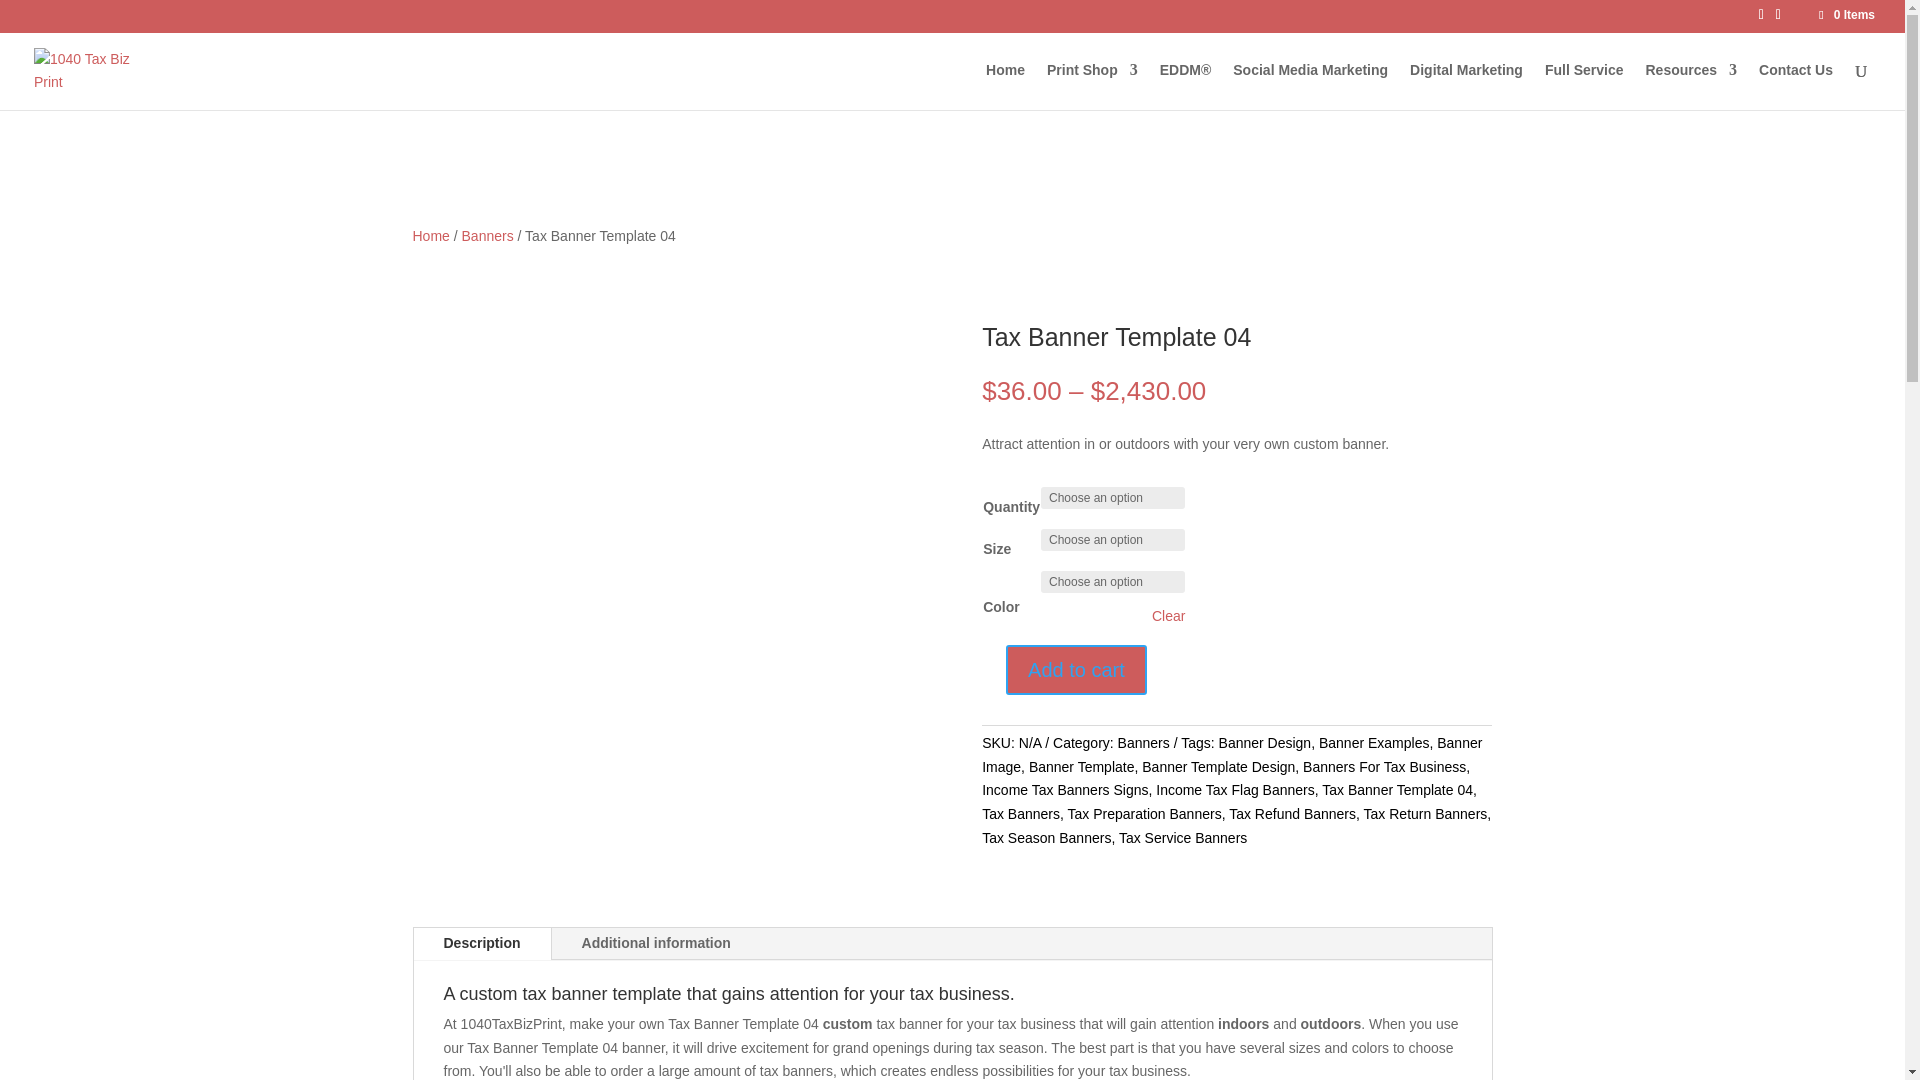  I want to click on 'Banner Image', so click(1231, 755).